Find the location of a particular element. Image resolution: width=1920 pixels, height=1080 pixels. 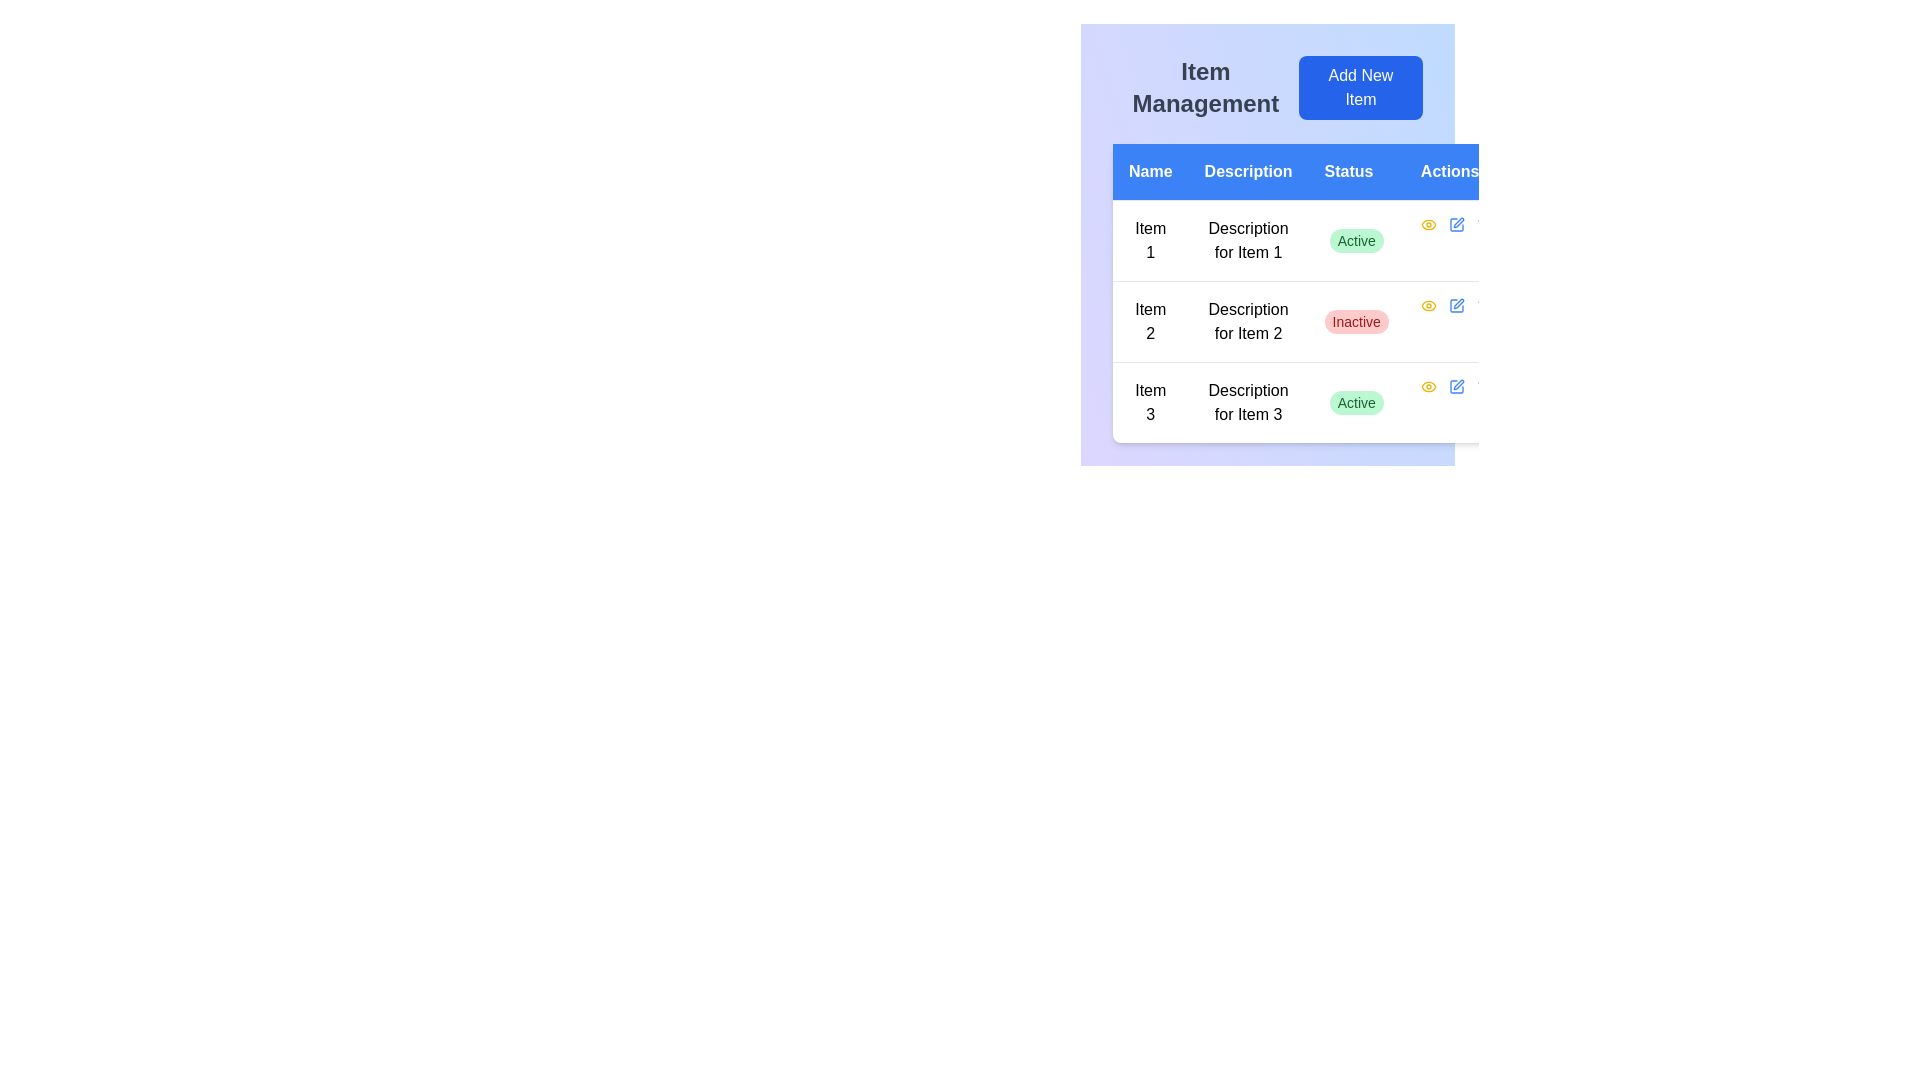

the Status badge in the first row under the 'Status' header, which indicates that 'Item 1' is currently active is located at coordinates (1356, 239).